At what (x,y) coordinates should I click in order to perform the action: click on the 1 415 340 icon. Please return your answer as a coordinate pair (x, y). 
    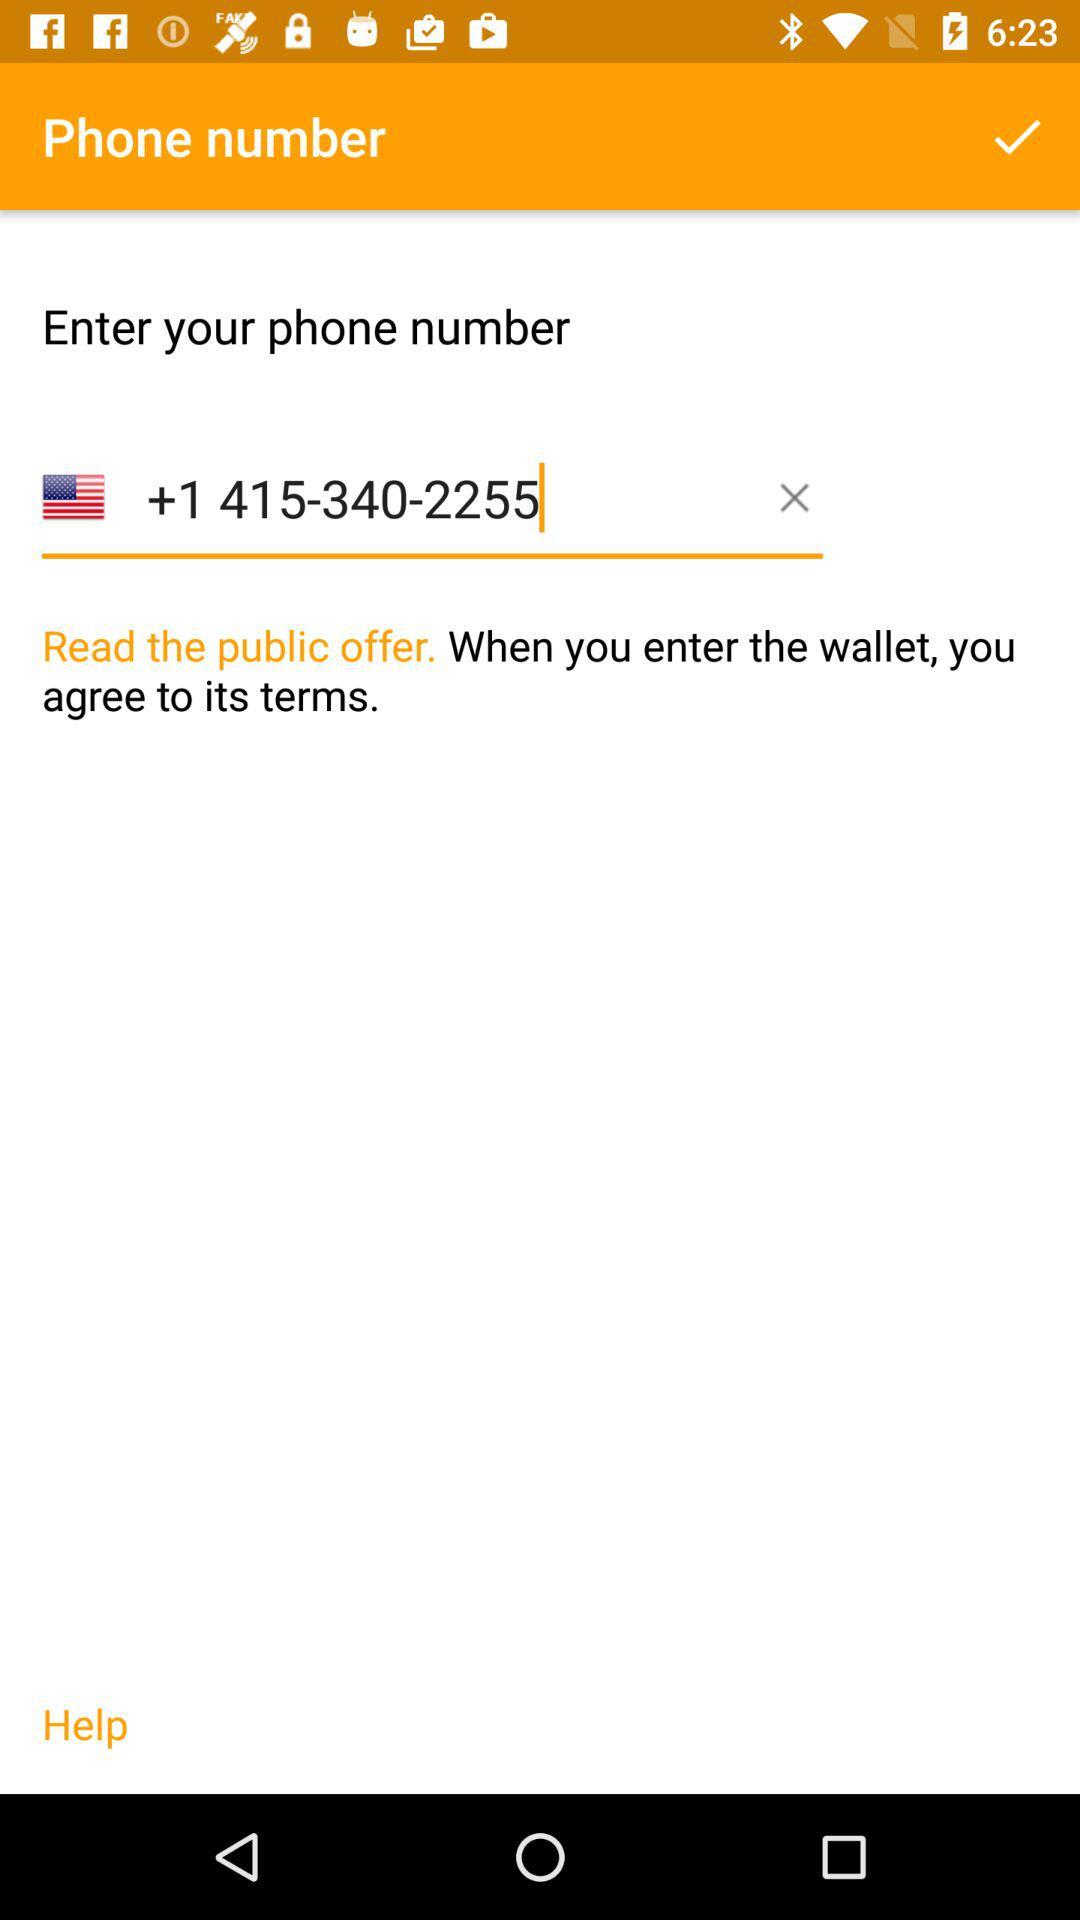
    Looking at the image, I should click on (431, 529).